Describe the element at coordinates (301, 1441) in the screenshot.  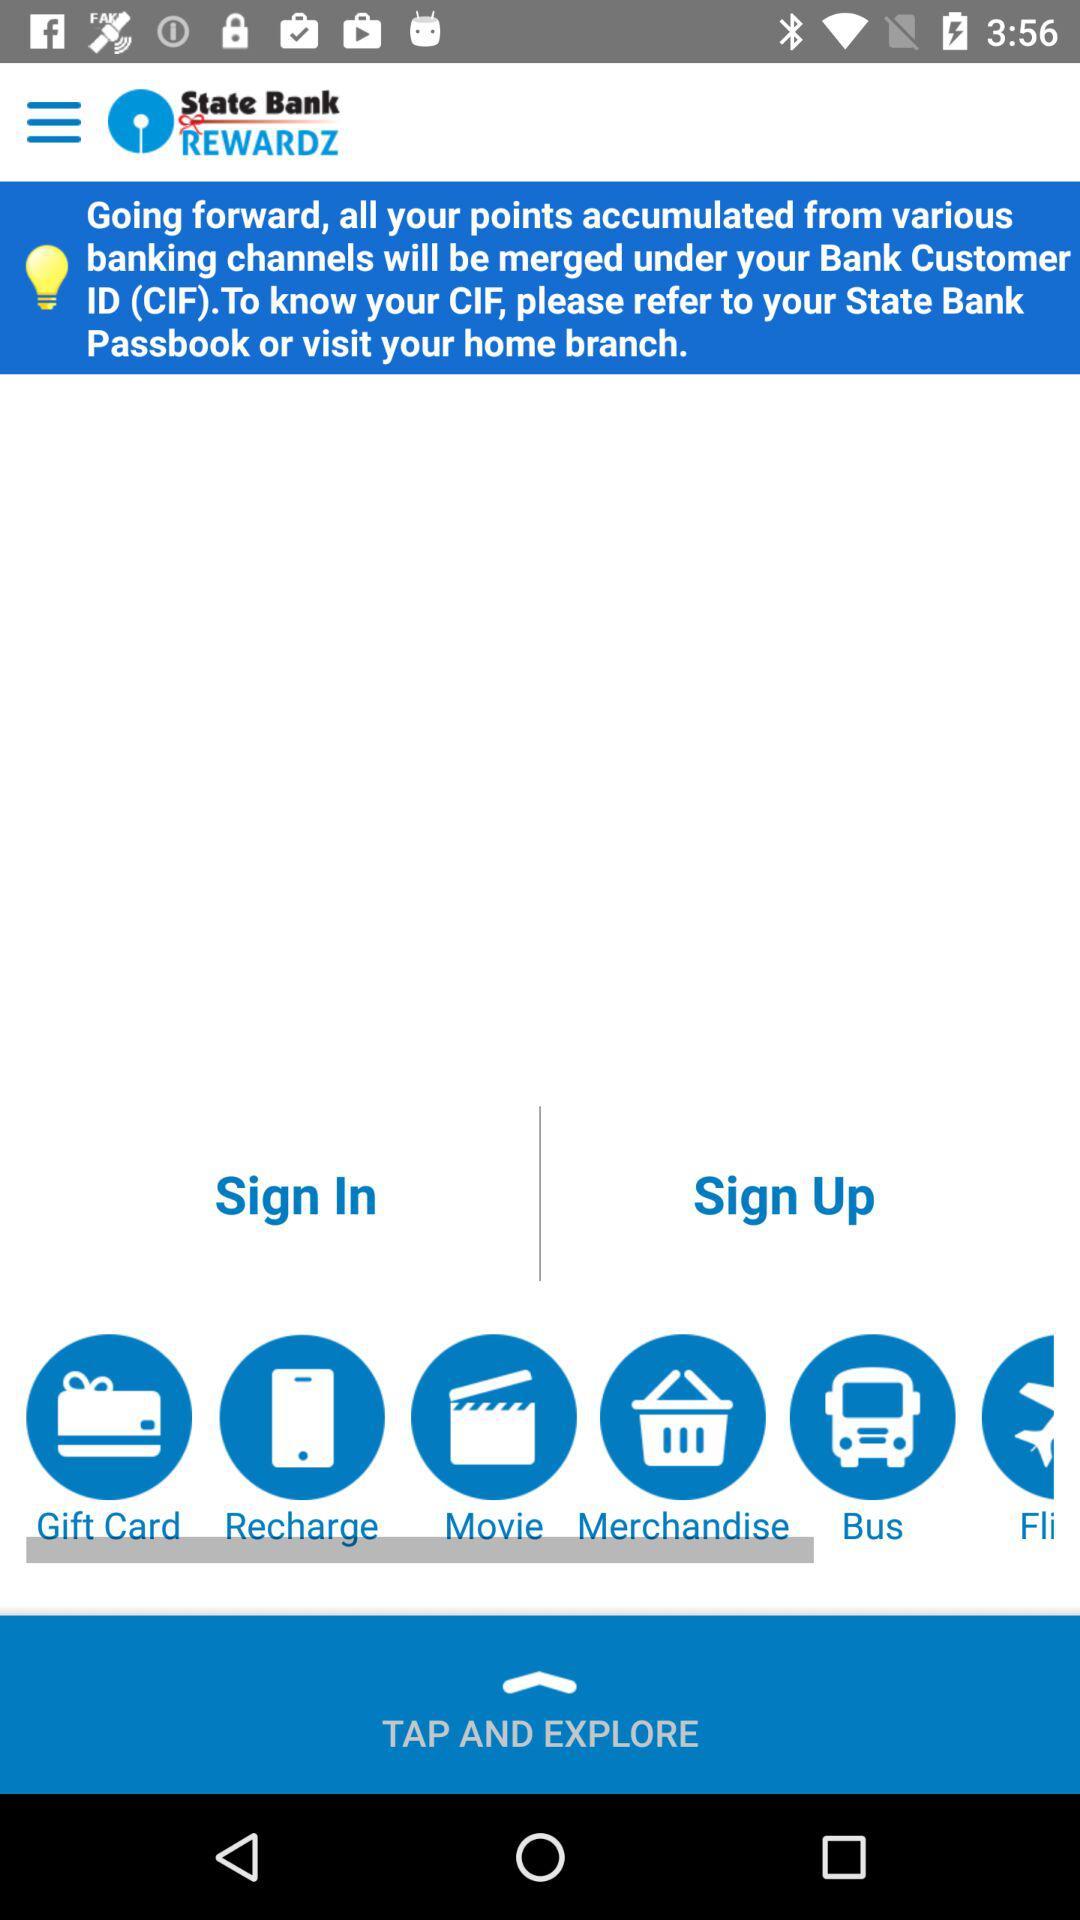
I see `app next to the gift card icon` at that location.